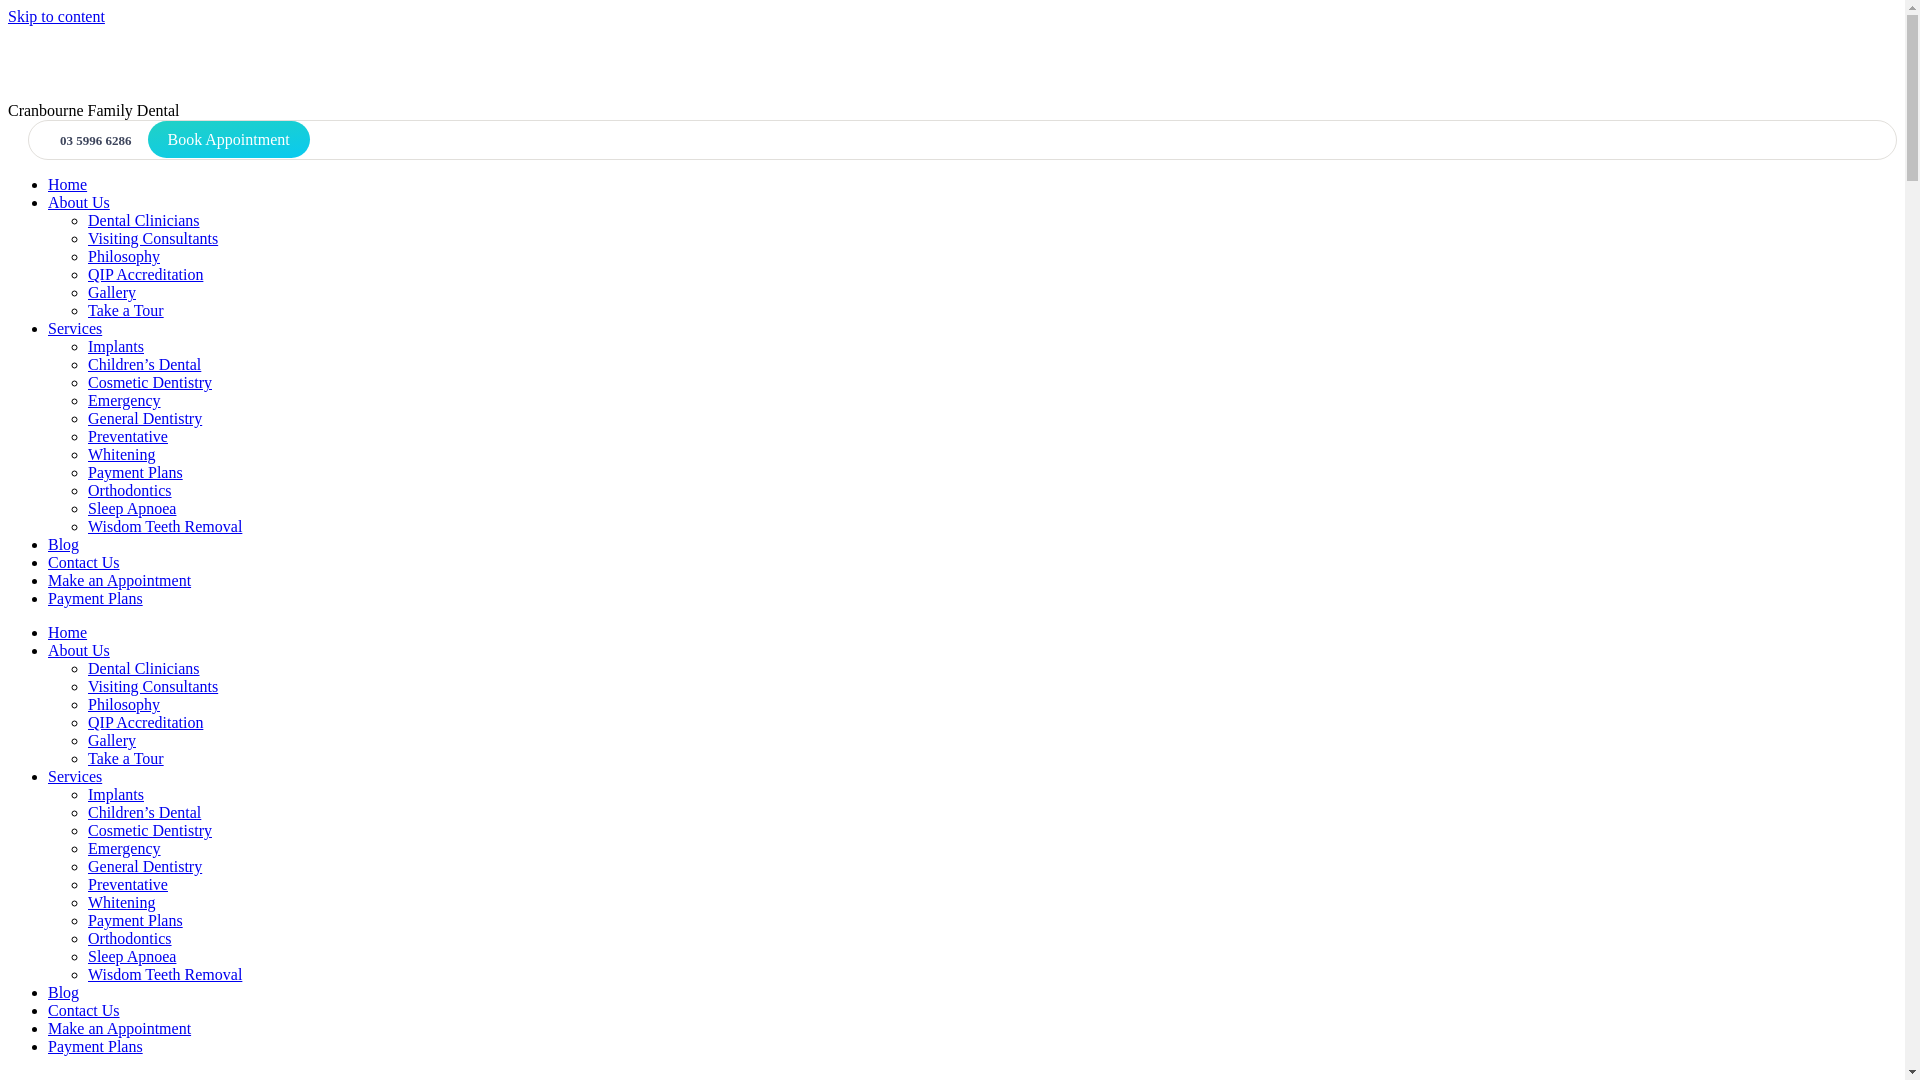 This screenshot has height=1080, width=1920. What do you see at coordinates (67, 184) in the screenshot?
I see `'Home'` at bounding box center [67, 184].